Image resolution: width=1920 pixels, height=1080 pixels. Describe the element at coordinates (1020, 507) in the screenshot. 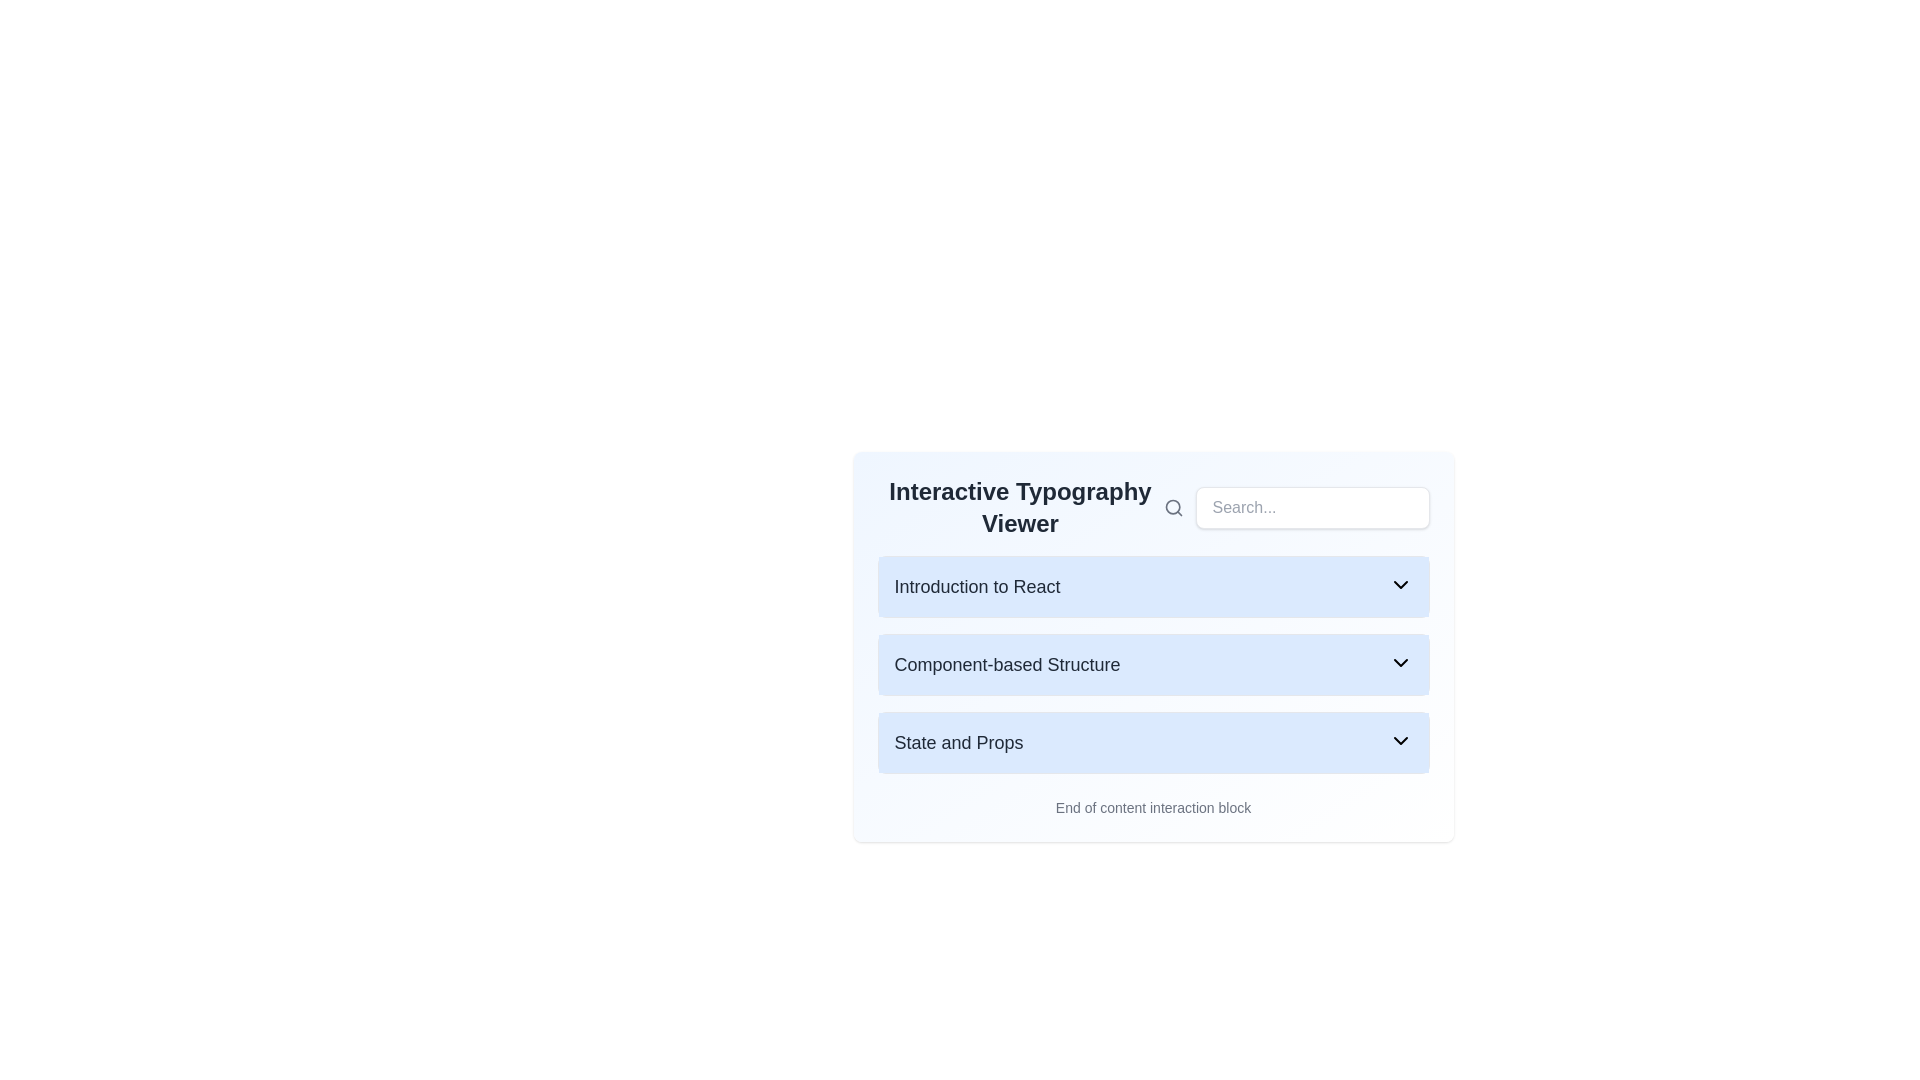

I see `the Text Header element that serves as the title or header for the section, located to the left of the search box input field and an icon` at that location.